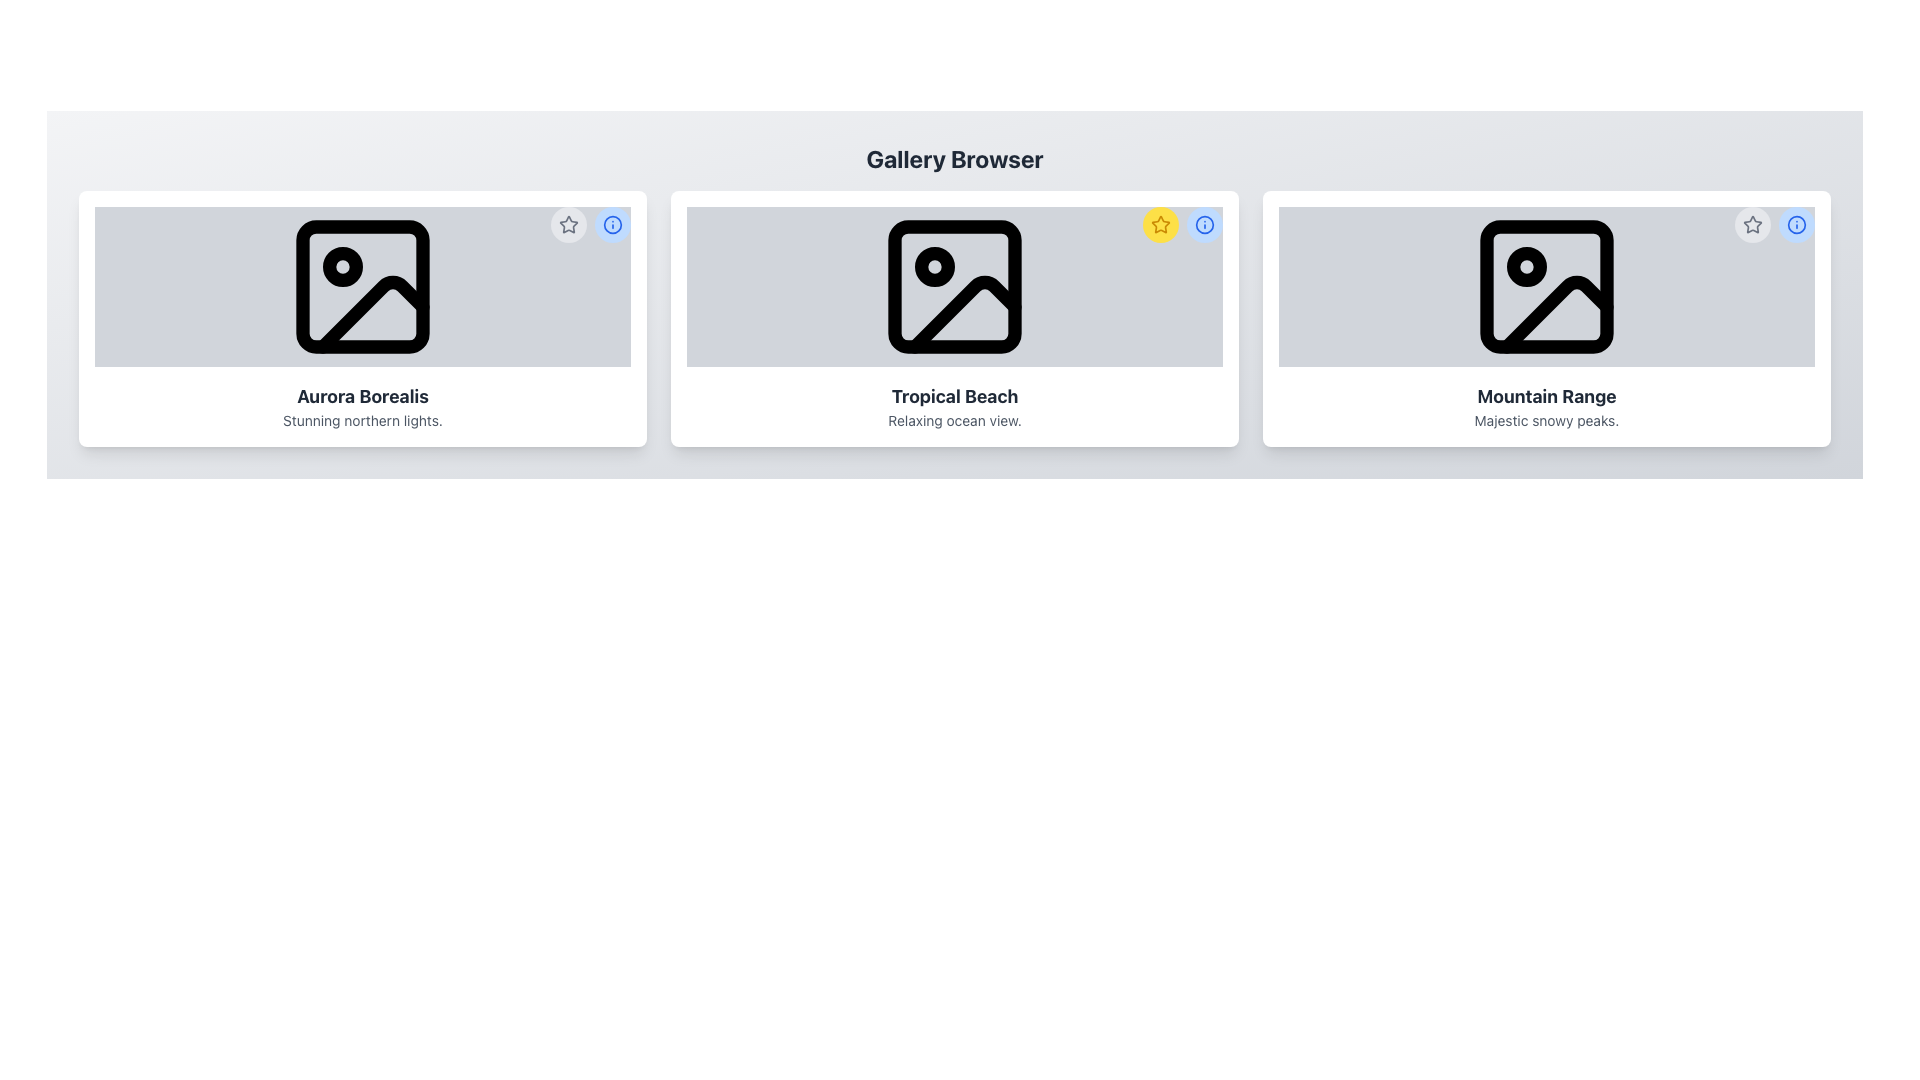  Describe the element at coordinates (1203, 224) in the screenshot. I see `the interactive circular icon with a light blue background and an information symbol inside, located at the top-right corner of the 'Tropical Beach' card` at that location.